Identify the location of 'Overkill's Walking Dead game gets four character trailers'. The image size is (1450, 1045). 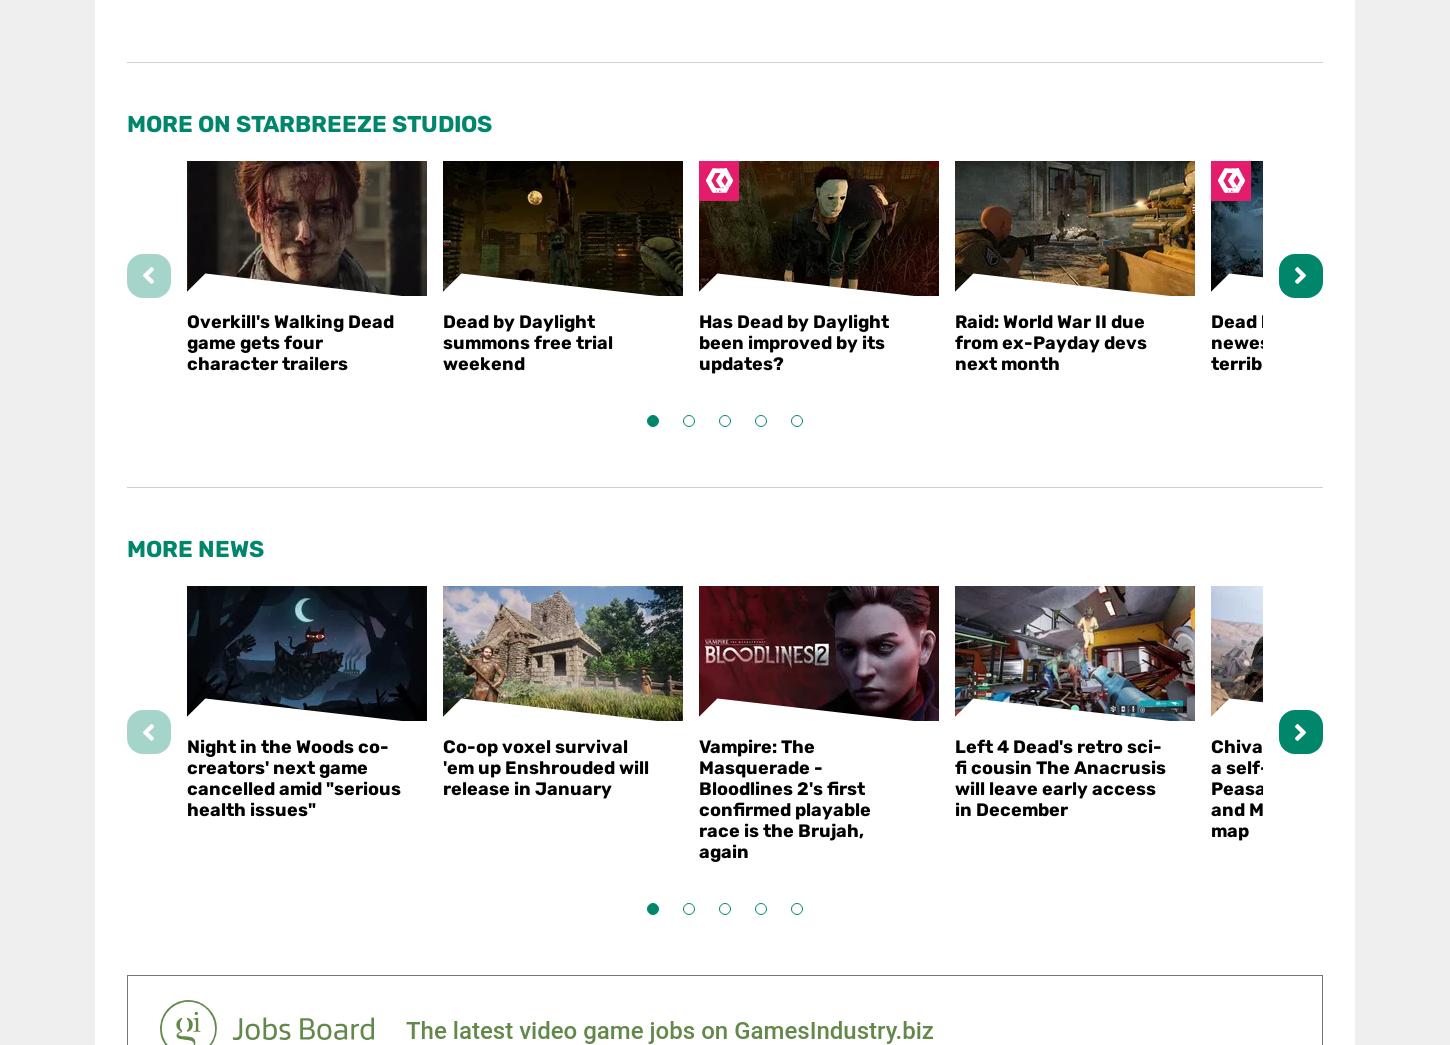
(290, 342).